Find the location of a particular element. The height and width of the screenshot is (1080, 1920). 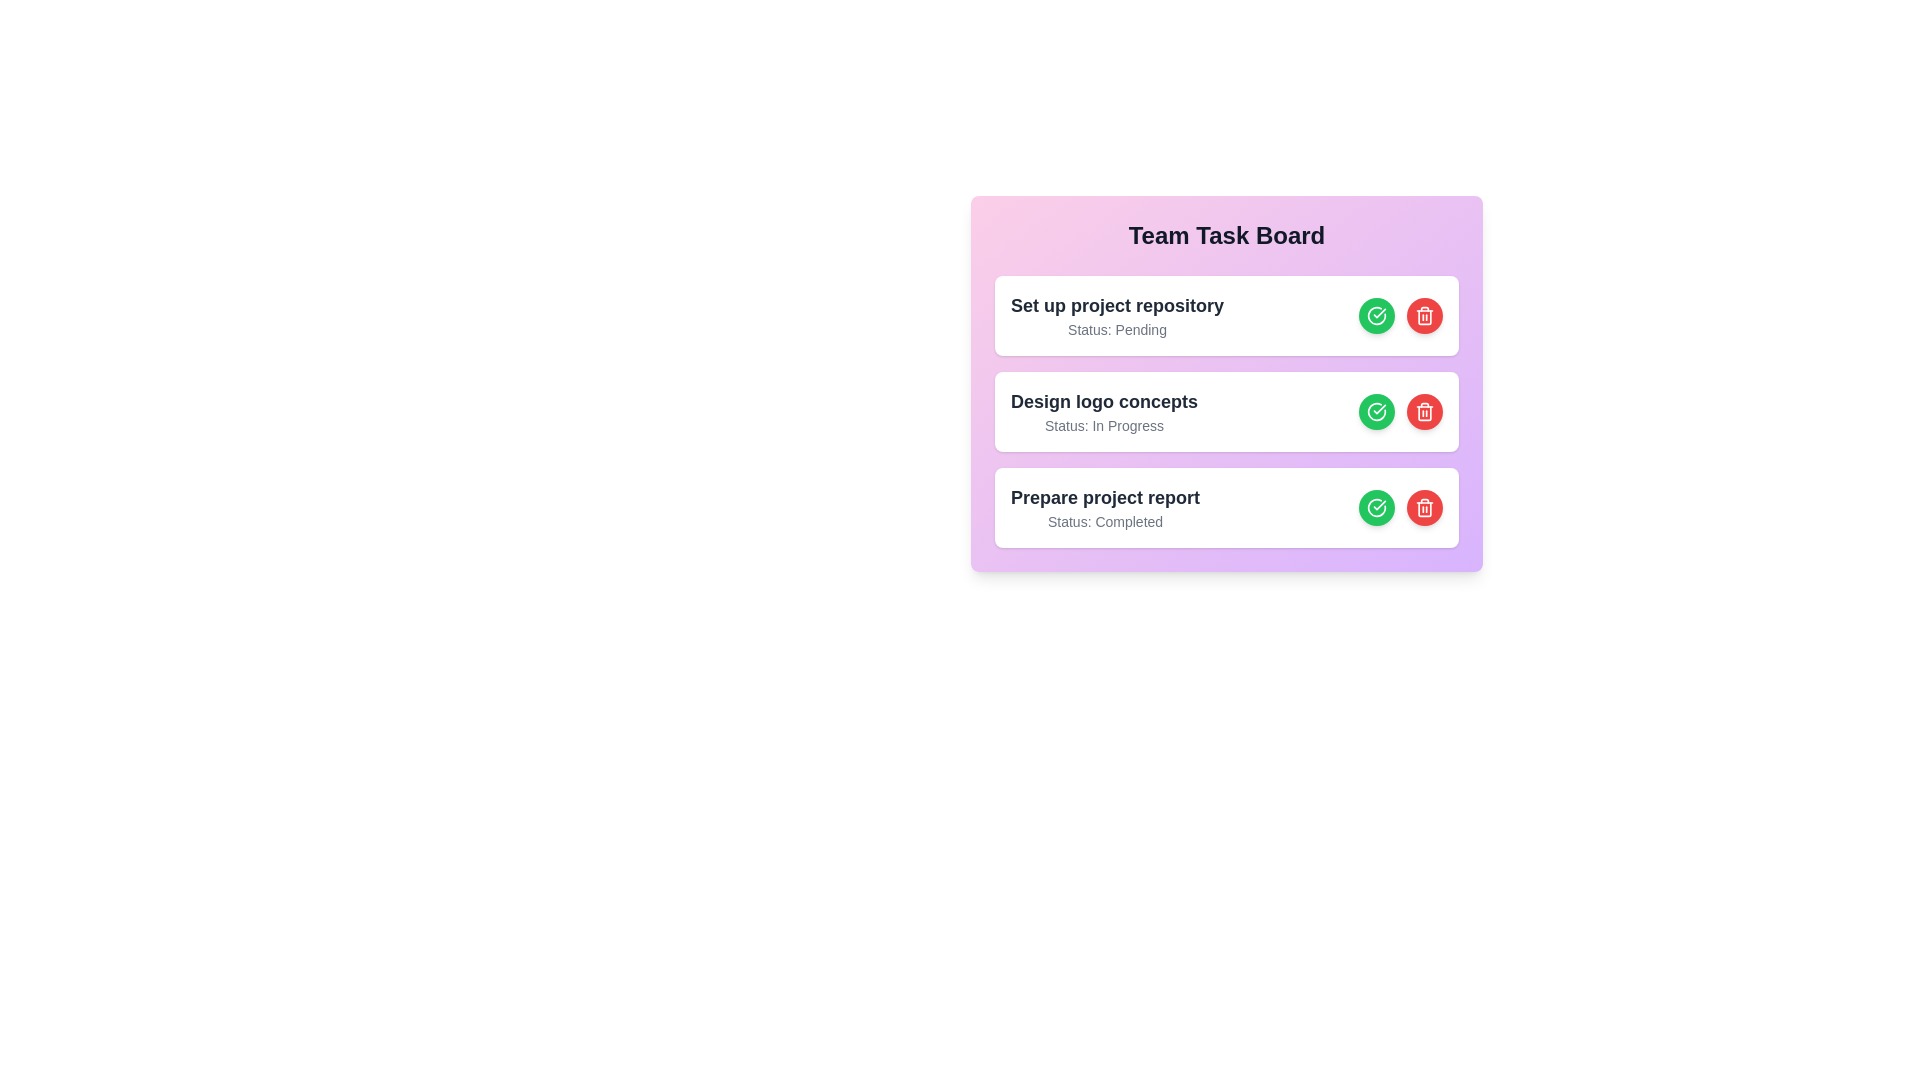

'Delete Task' button for the task titled 'Prepare project report' is located at coordinates (1424, 507).